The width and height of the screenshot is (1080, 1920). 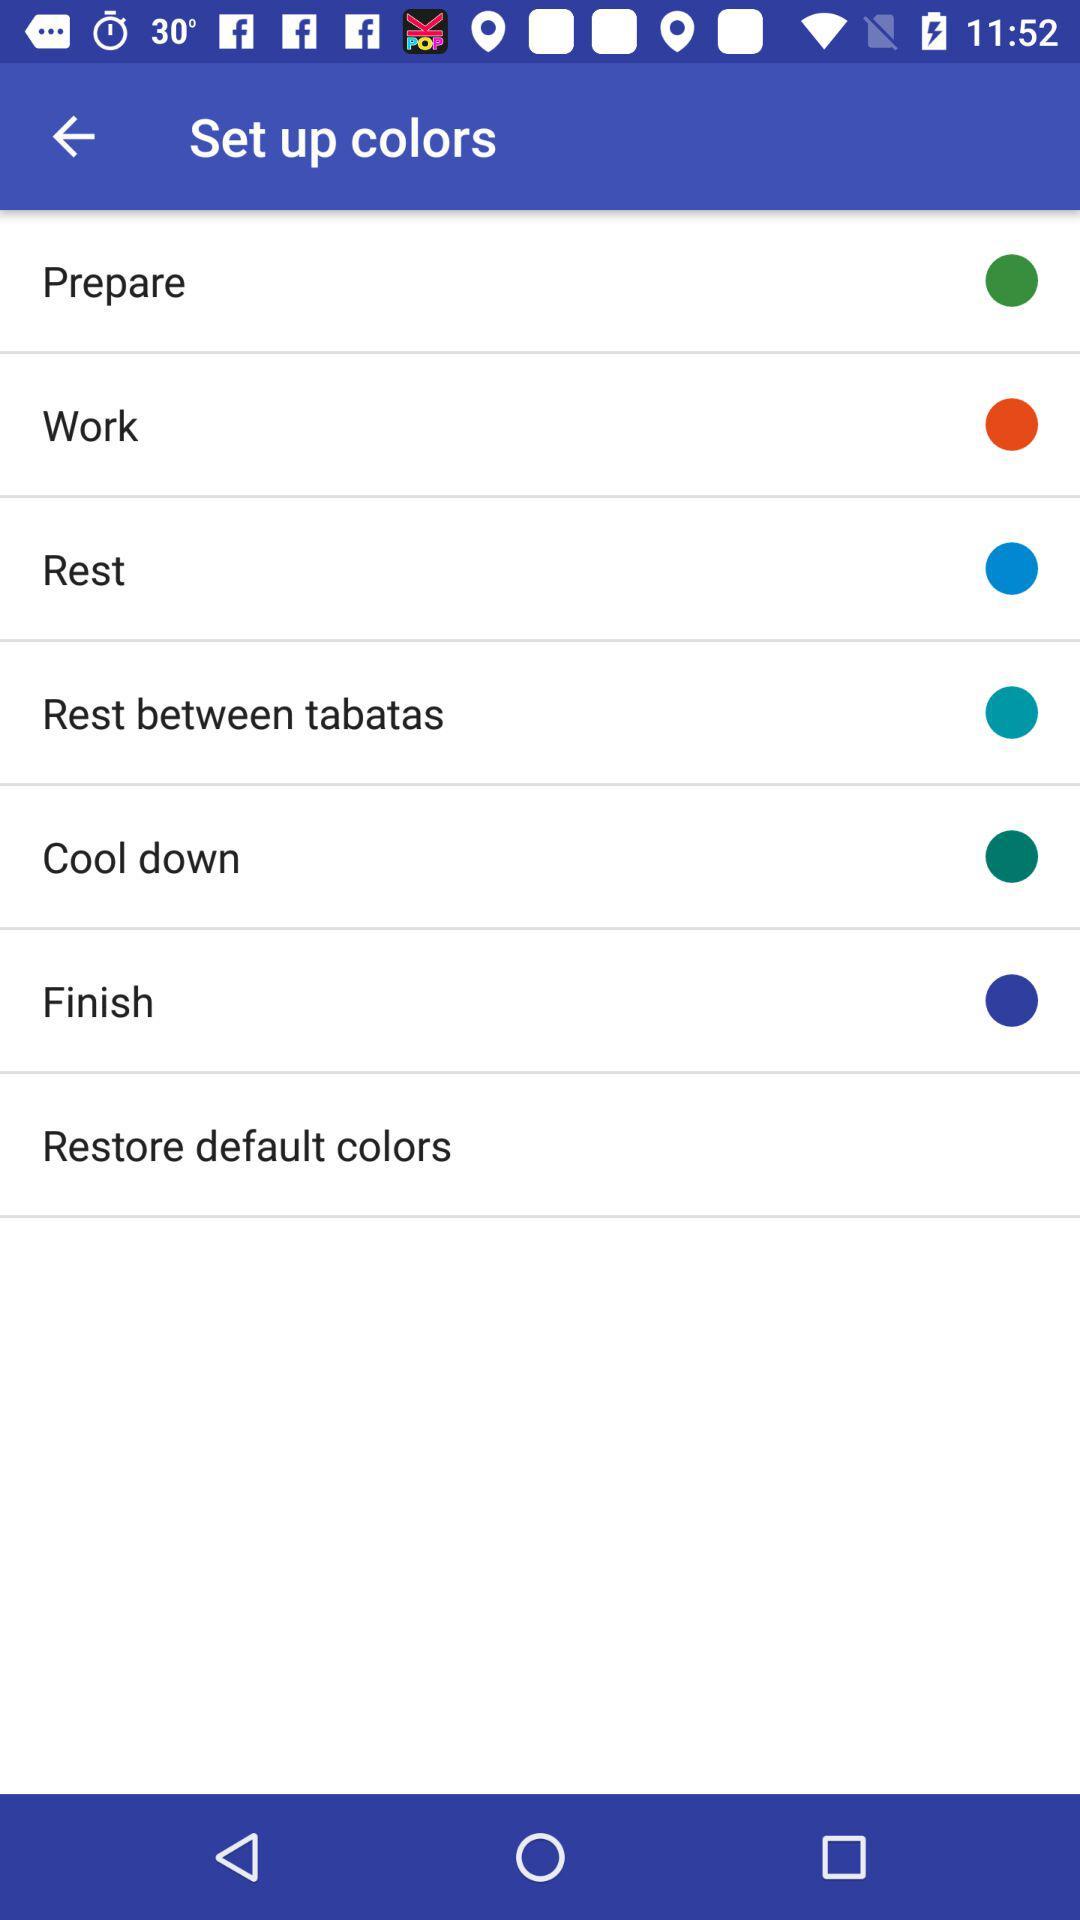 I want to click on icon to the right of finish item, so click(x=1011, y=1000).